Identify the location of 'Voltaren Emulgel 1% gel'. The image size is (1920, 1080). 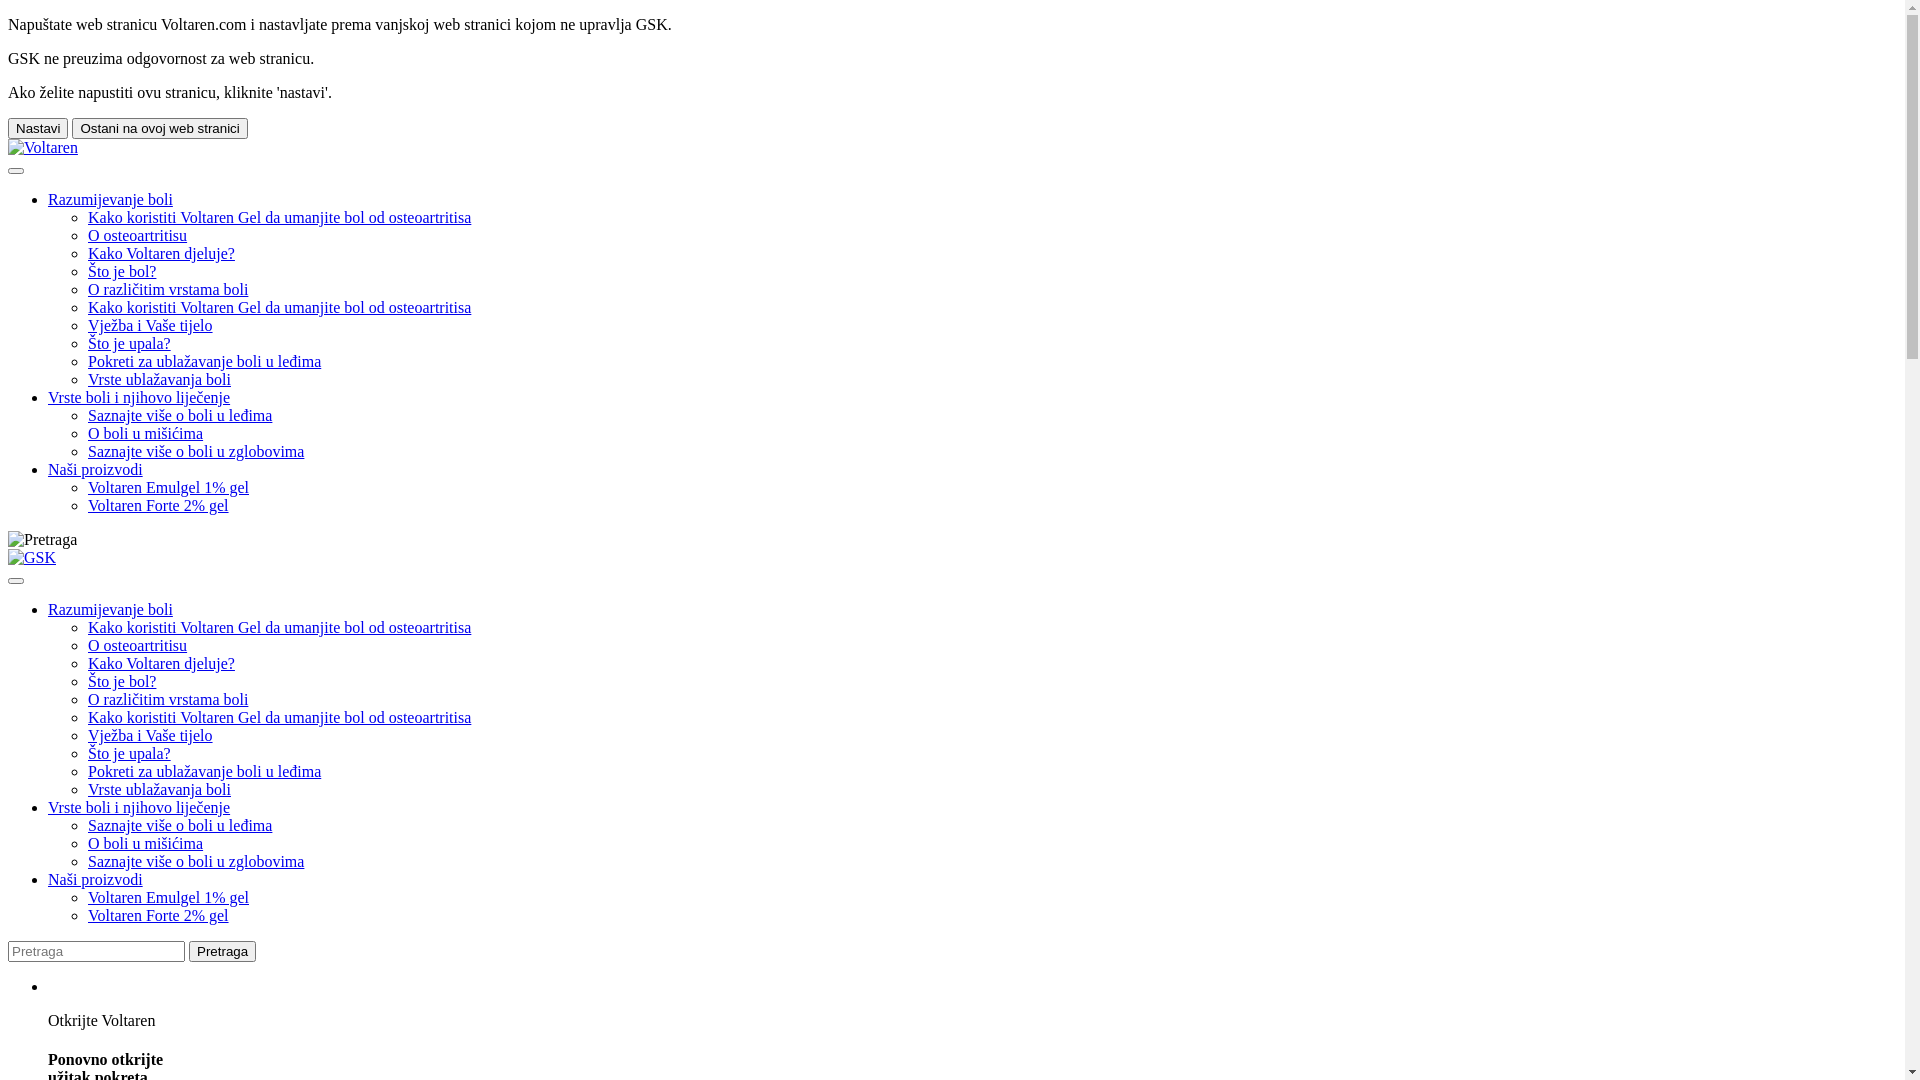
(168, 896).